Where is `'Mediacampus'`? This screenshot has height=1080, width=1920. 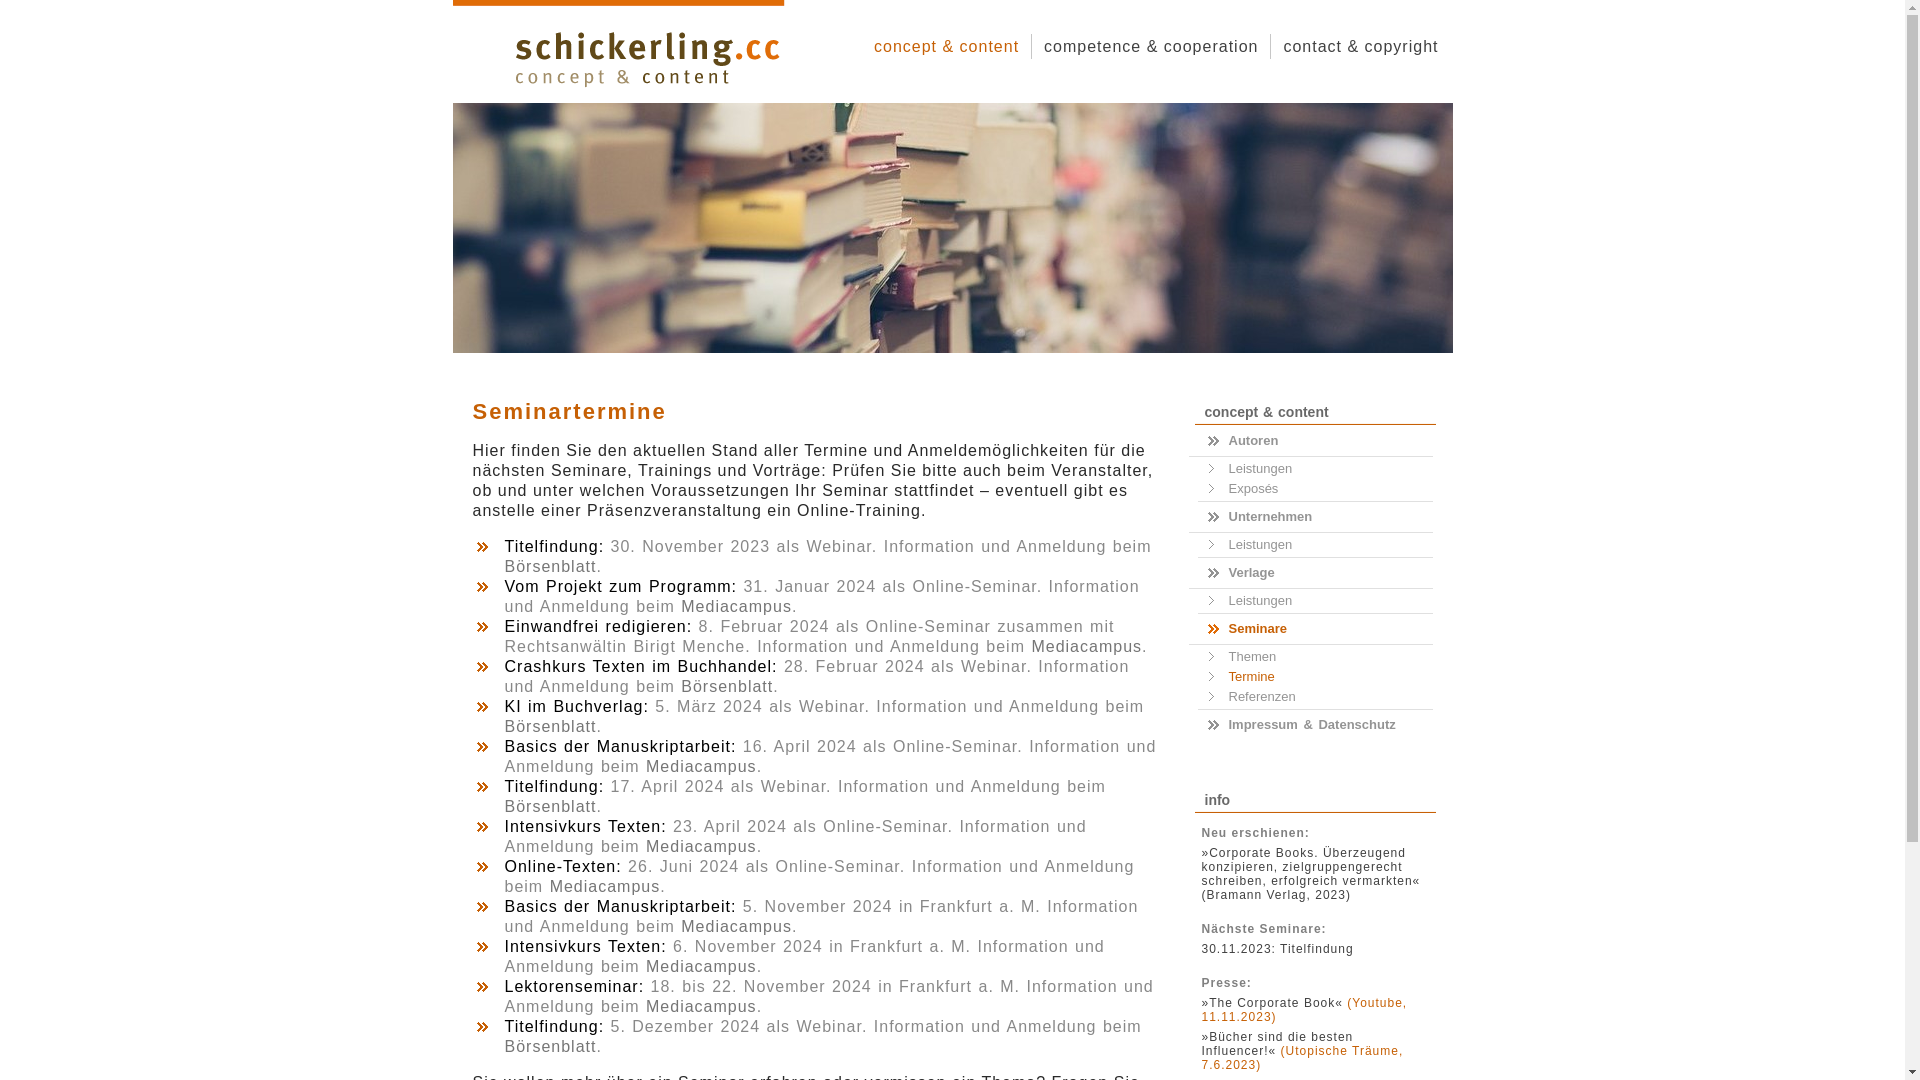 'Mediacampus' is located at coordinates (1031, 646).